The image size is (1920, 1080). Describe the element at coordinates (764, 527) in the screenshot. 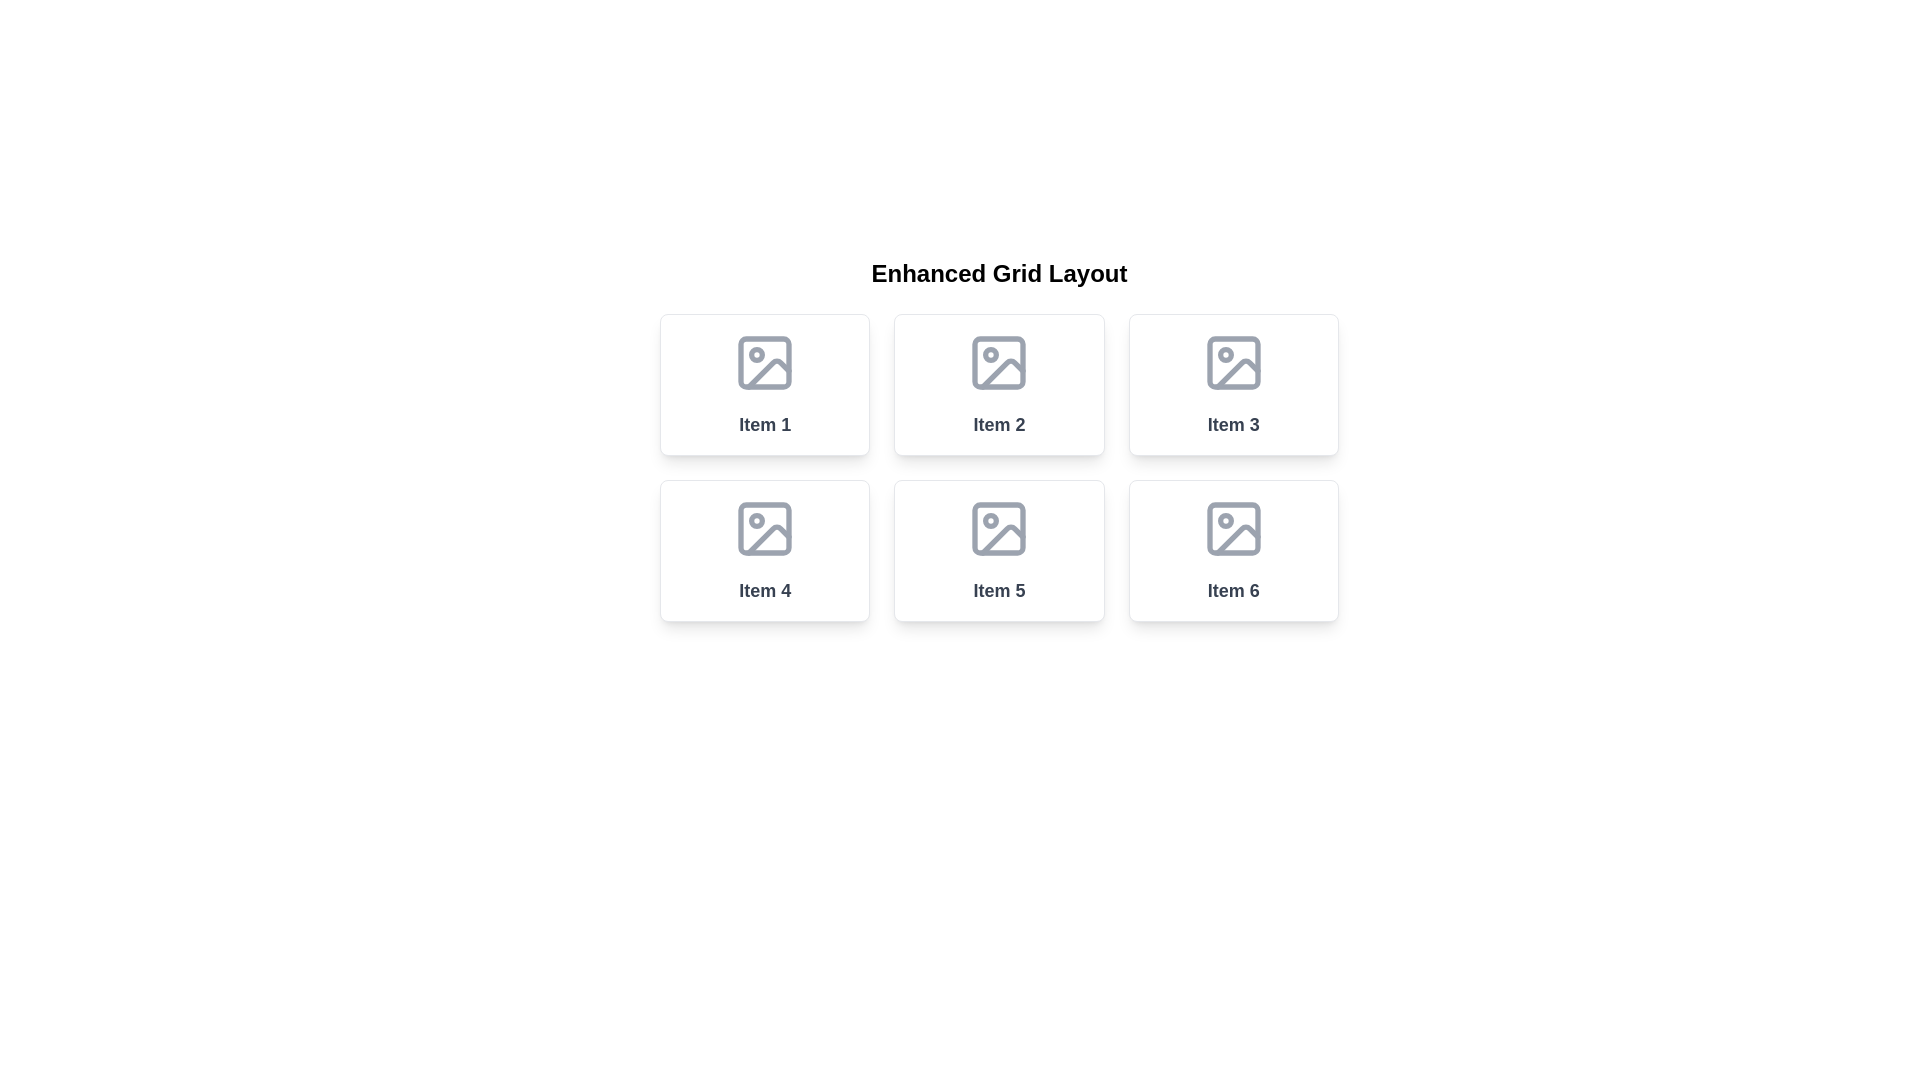

I see `the icon that resembles a picture frame, which is located in the fourth grid item labeled 'Item 4' in the second row and first column of the grid layout` at that location.